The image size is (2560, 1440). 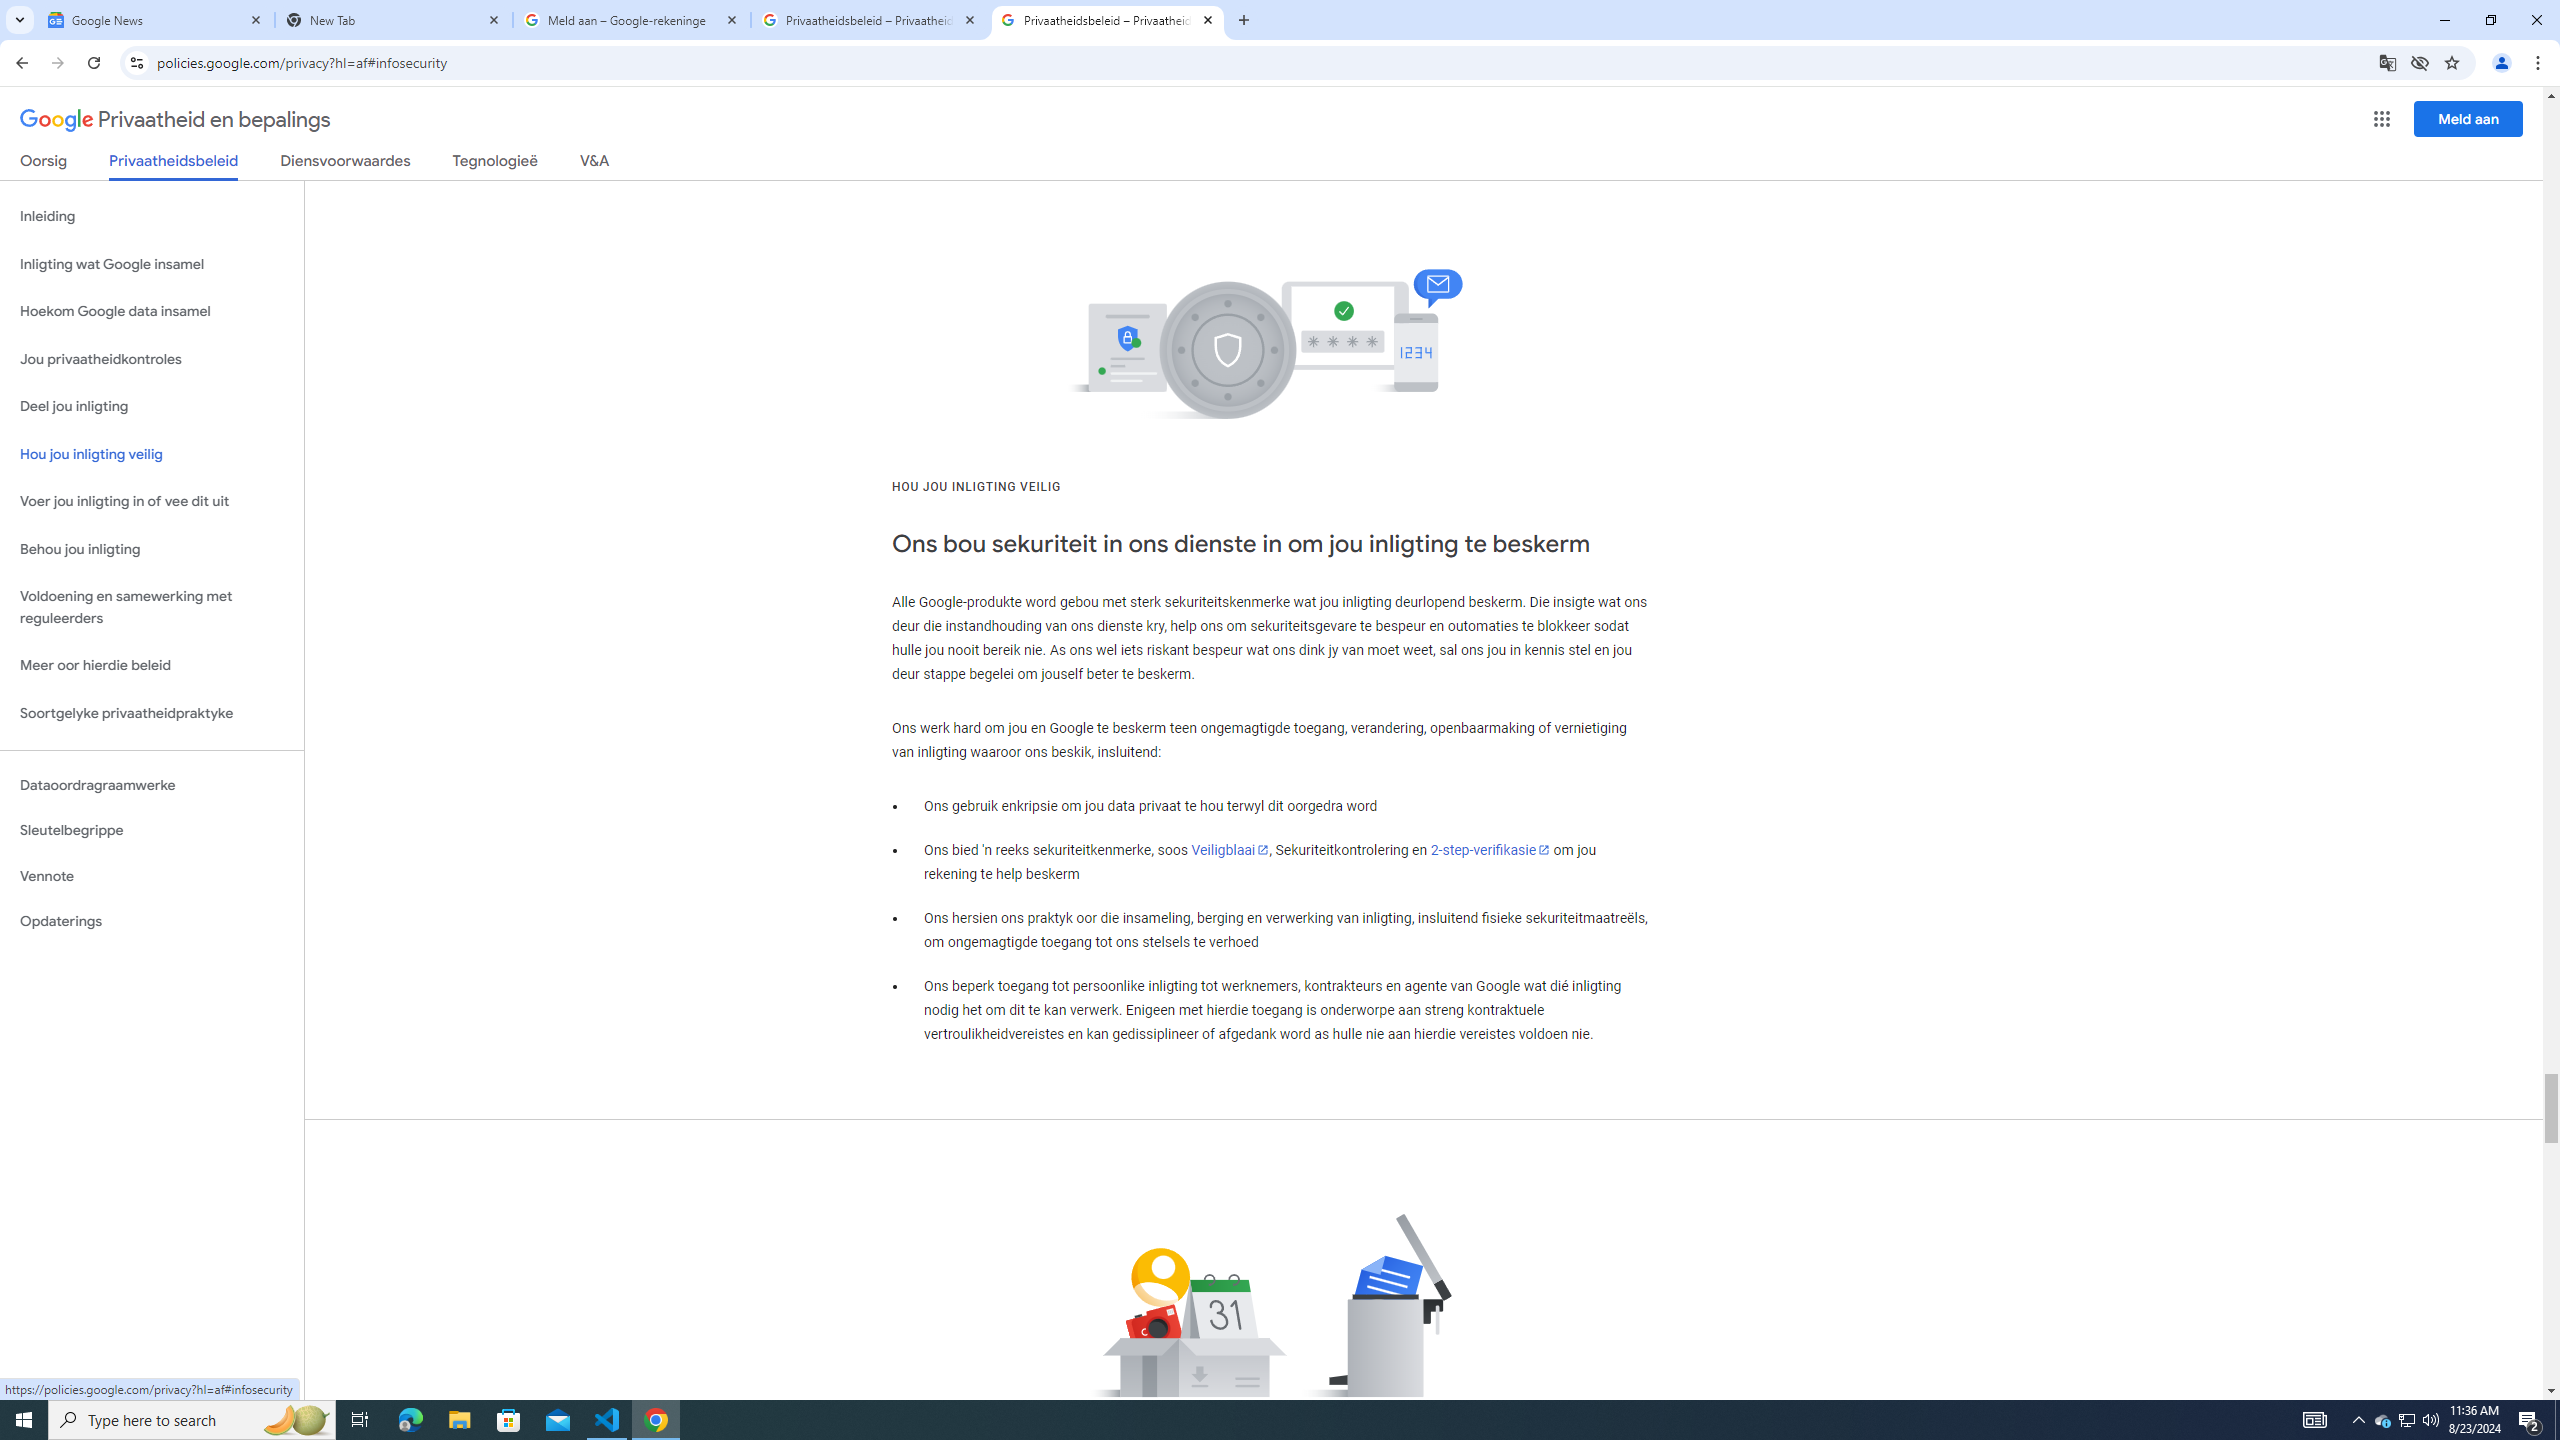 What do you see at coordinates (1230, 850) in the screenshot?
I see `'Veiligblaai'` at bounding box center [1230, 850].